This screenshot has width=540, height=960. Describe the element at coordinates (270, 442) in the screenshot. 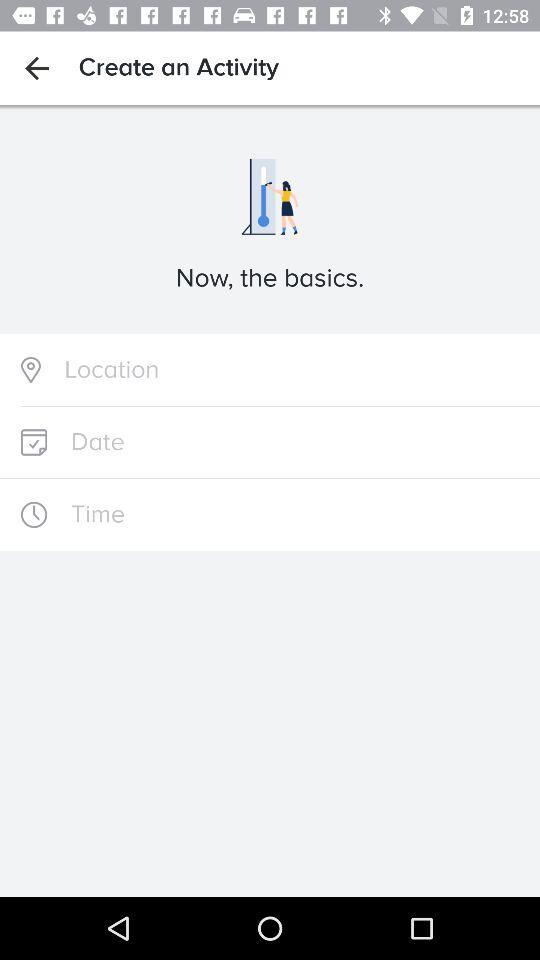

I see `the date here` at that location.